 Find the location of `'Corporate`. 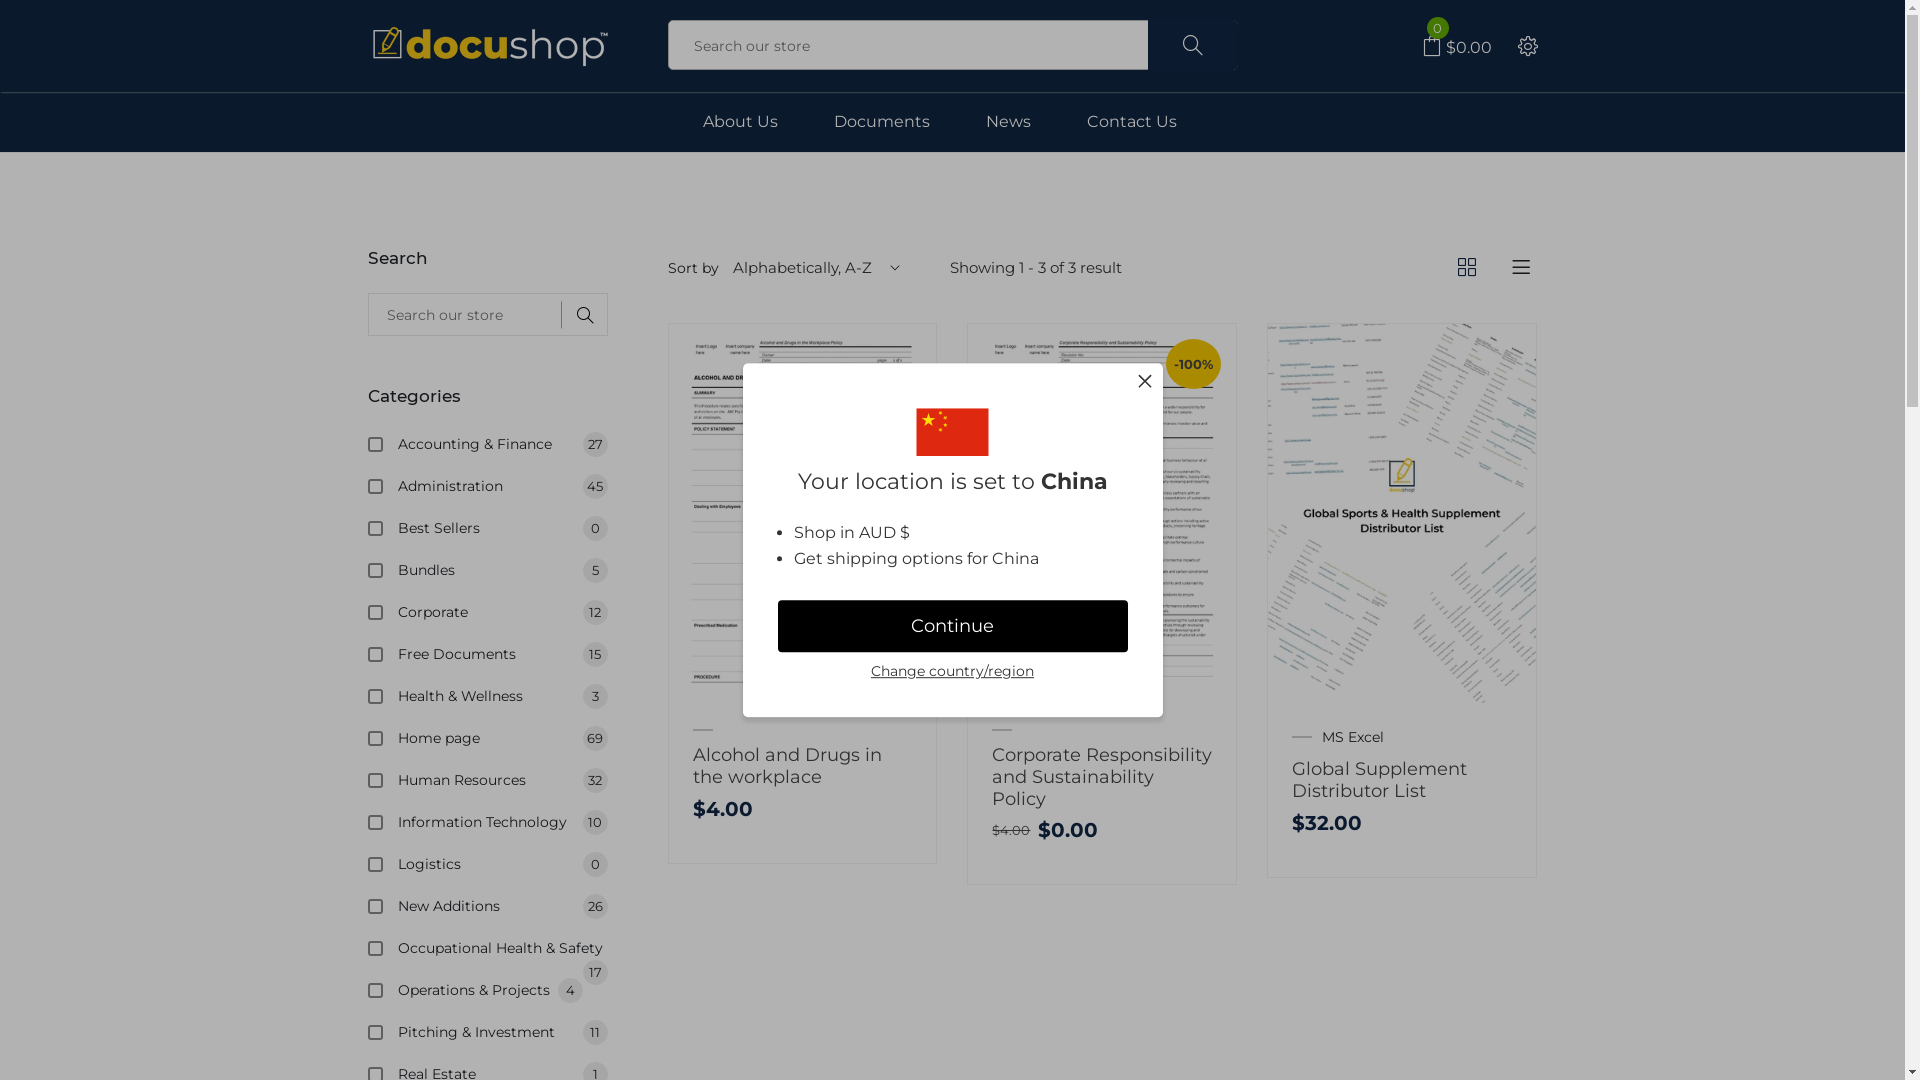

'Corporate is located at coordinates (398, 611).